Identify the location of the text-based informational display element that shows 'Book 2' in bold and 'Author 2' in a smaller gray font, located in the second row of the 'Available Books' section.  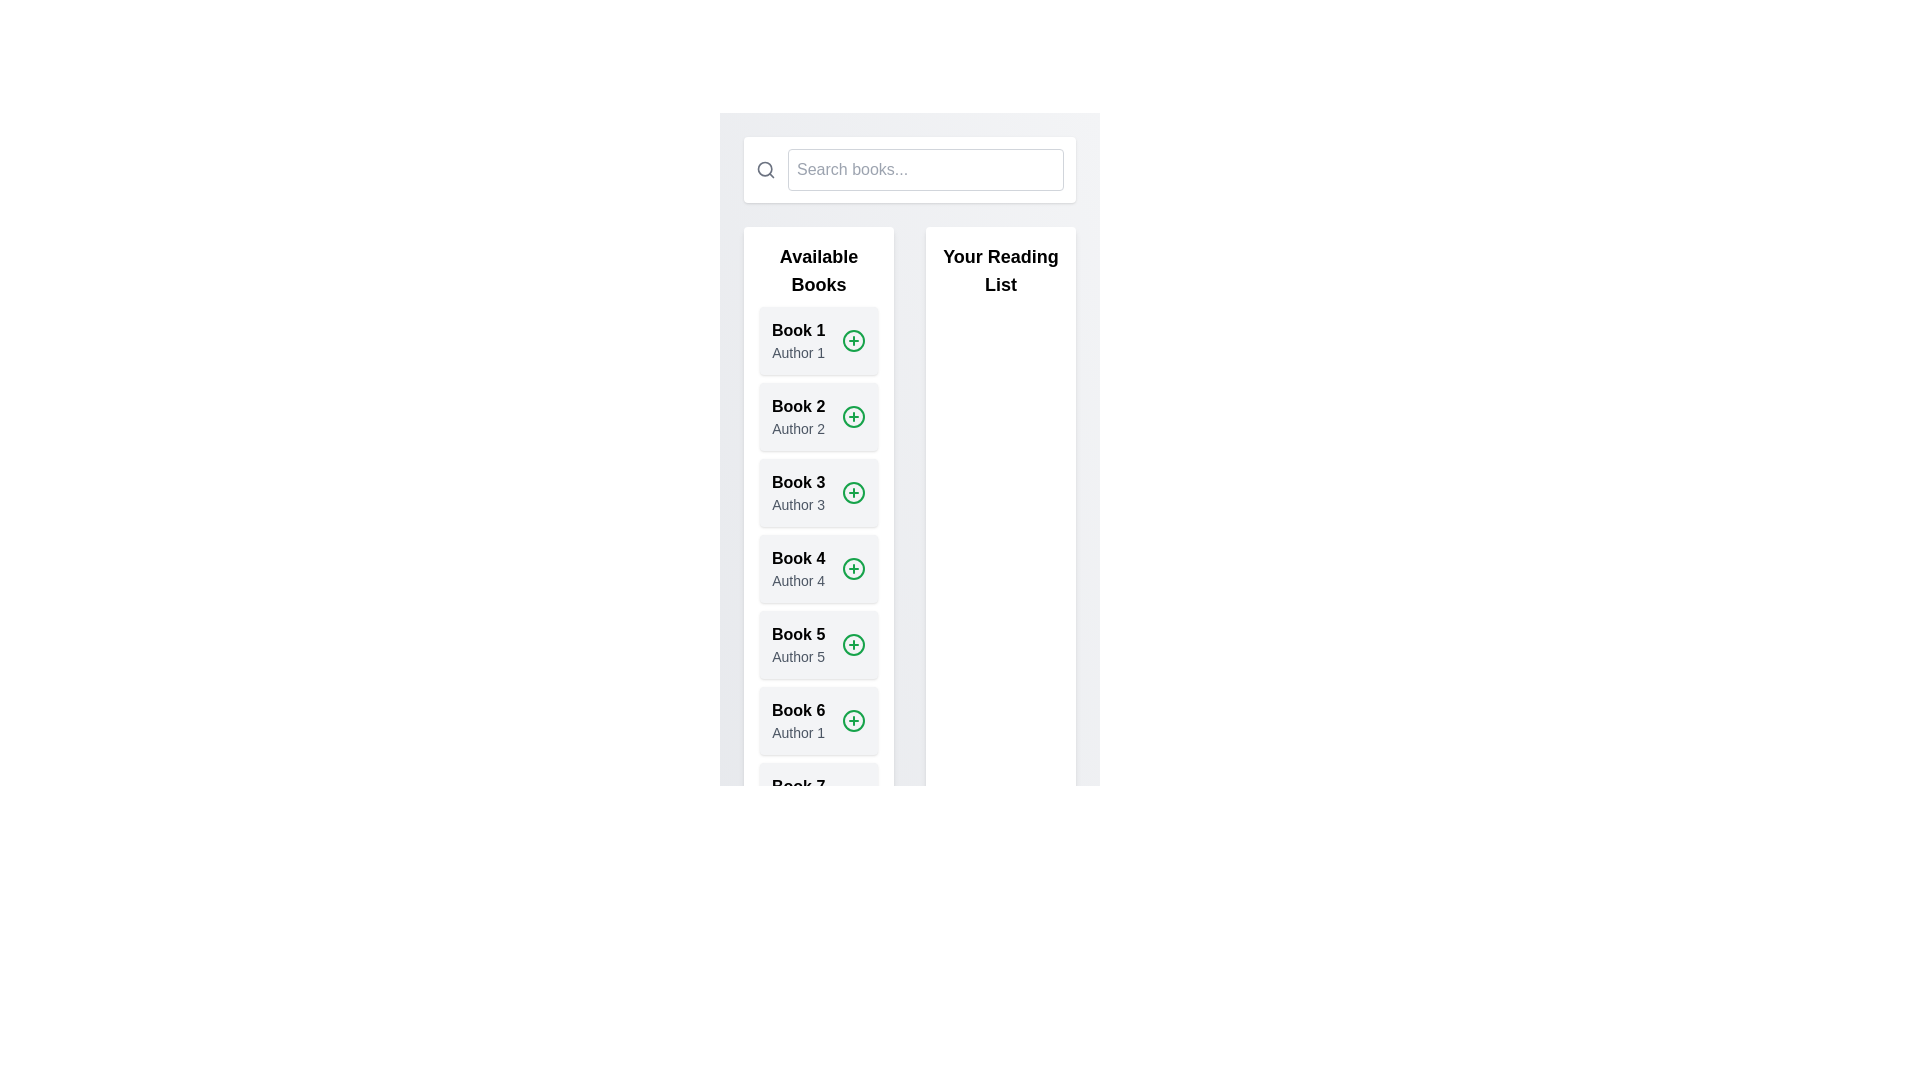
(797, 415).